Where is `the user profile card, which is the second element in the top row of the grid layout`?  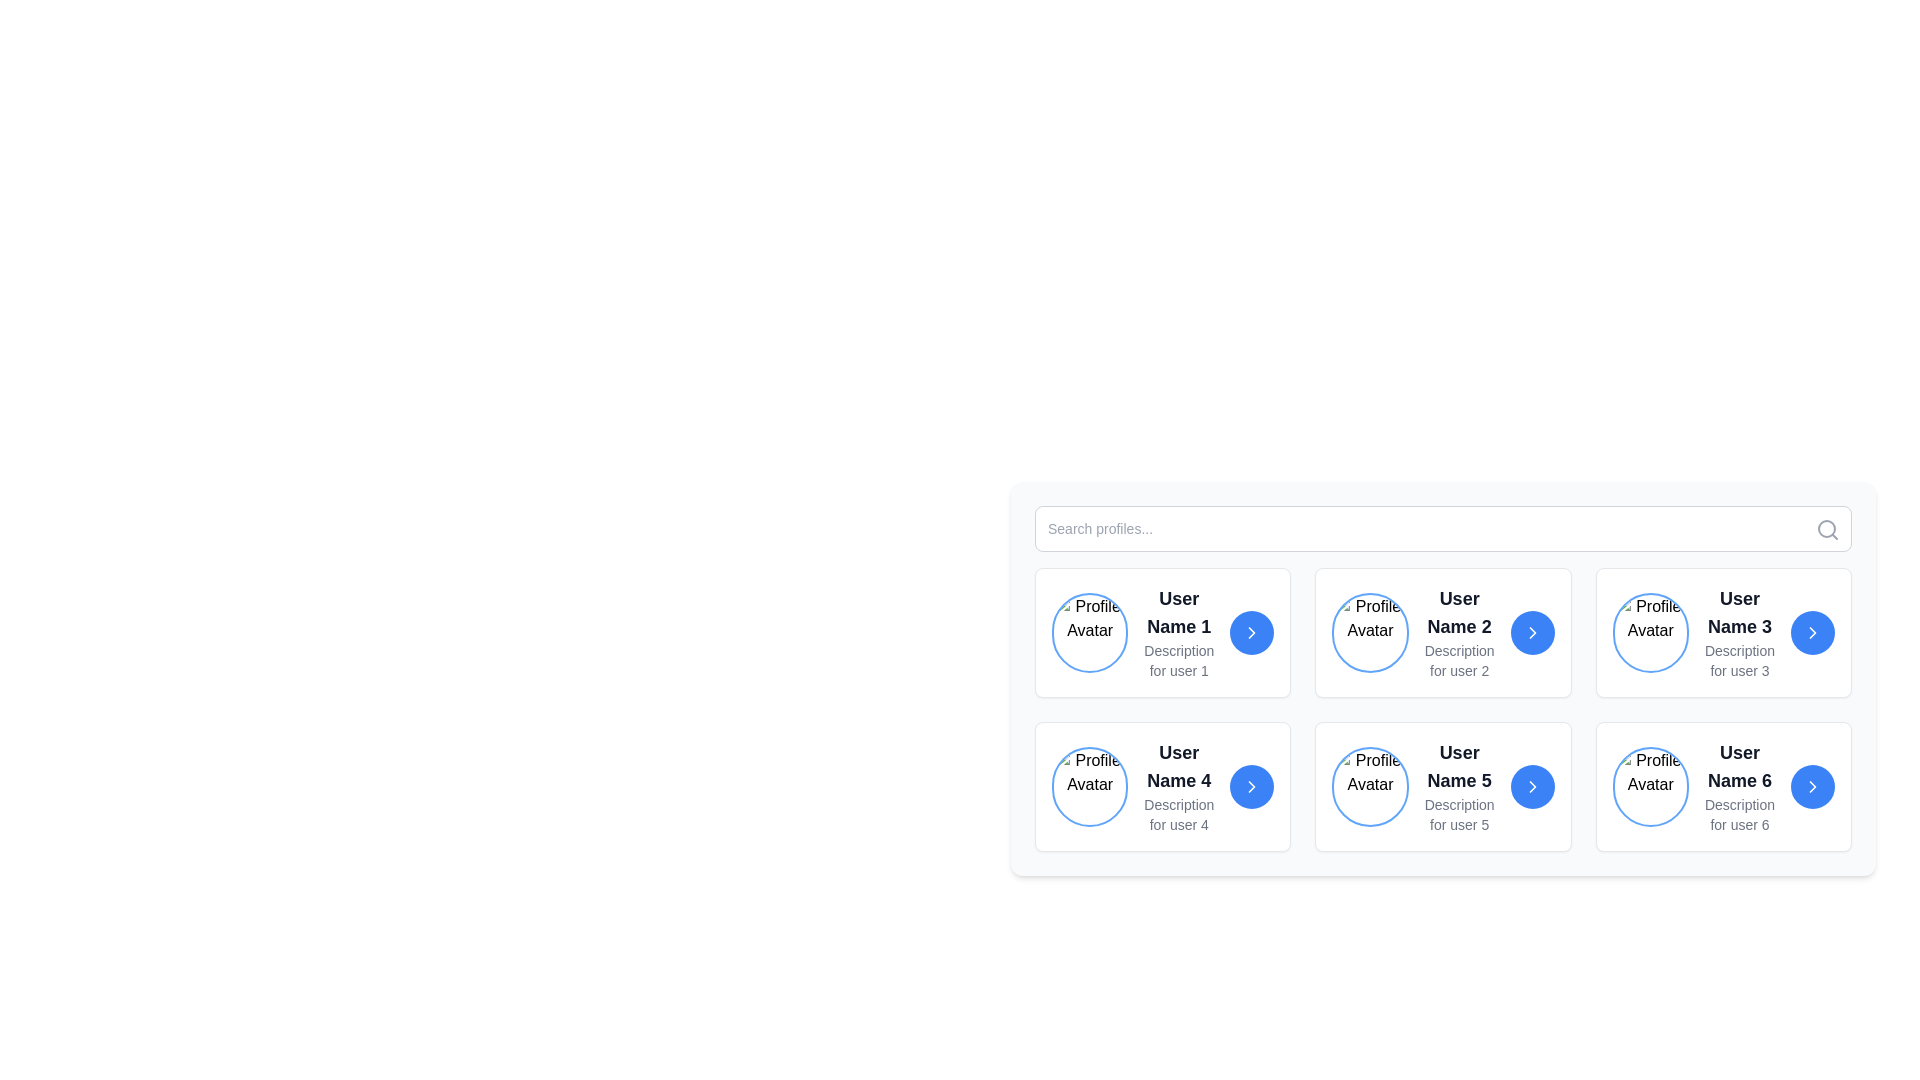
the user profile card, which is the second element in the top row of the grid layout is located at coordinates (1443, 632).